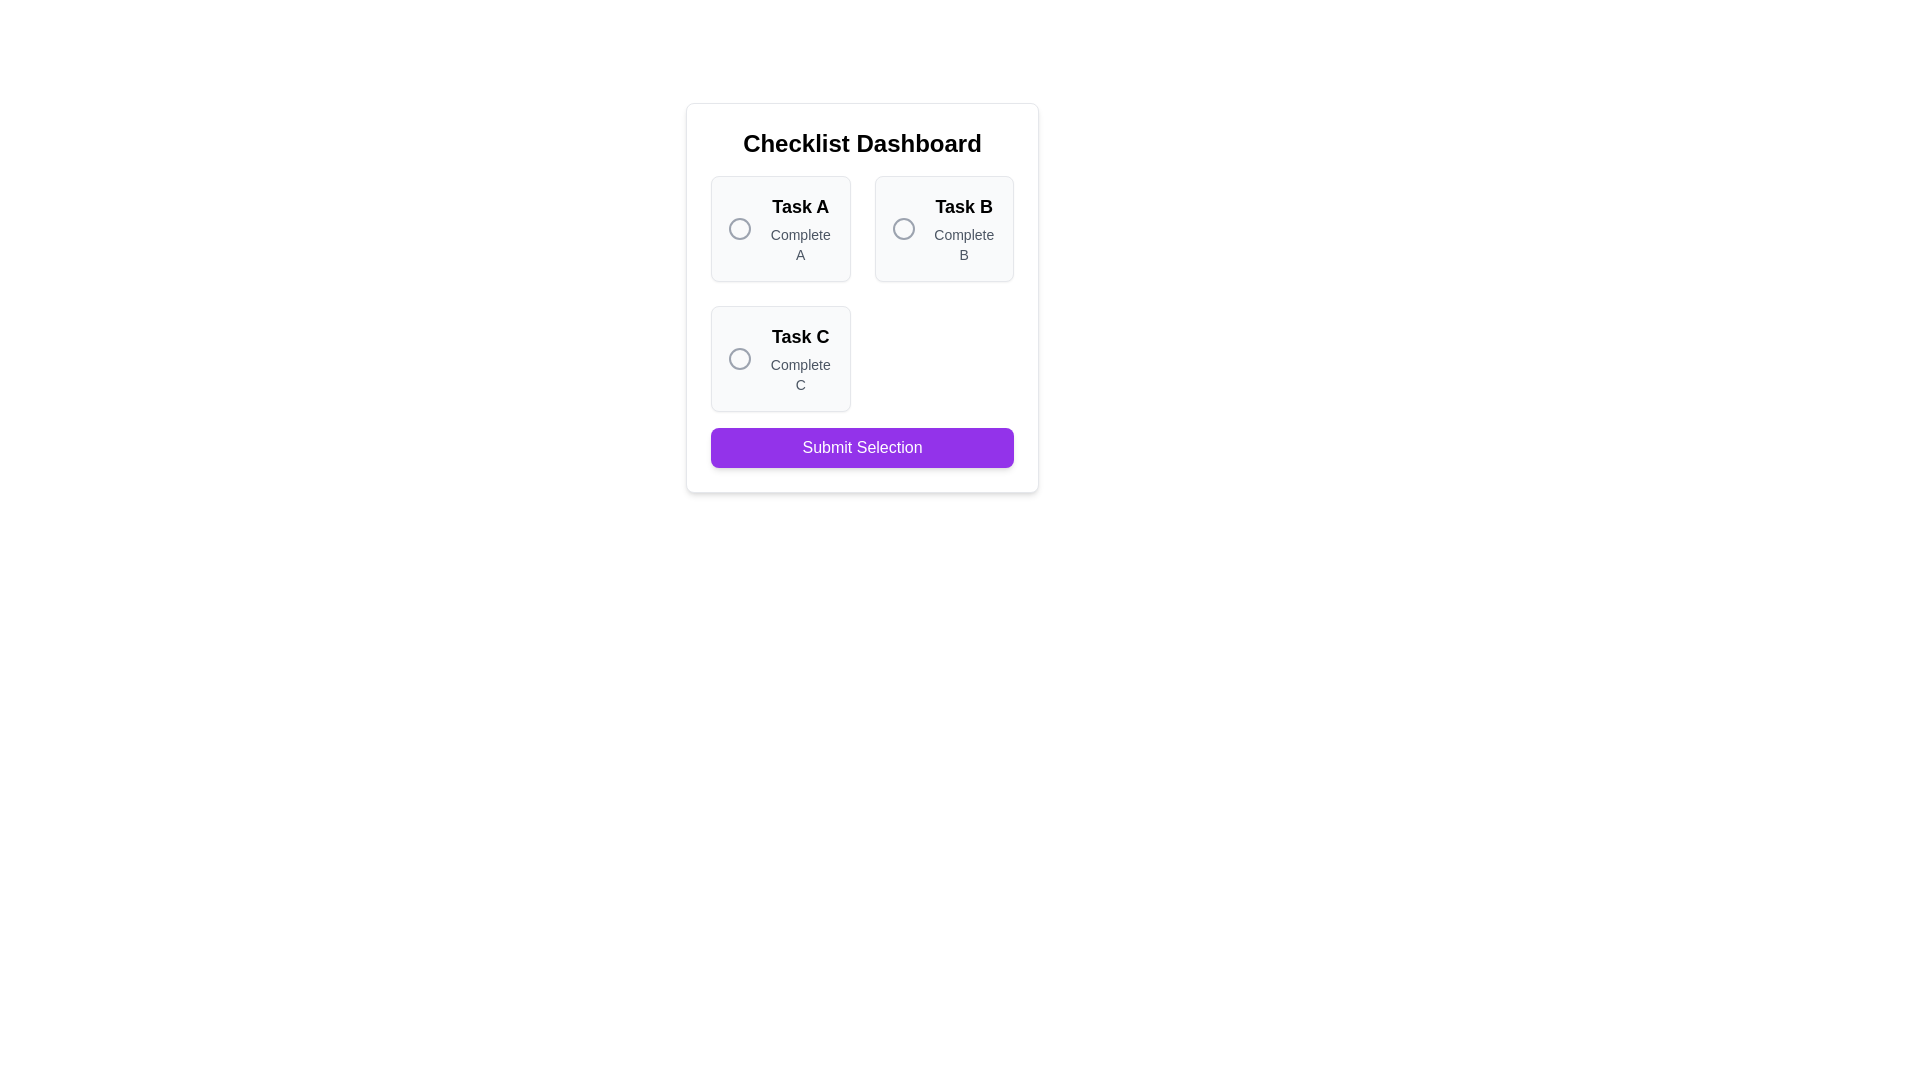 The width and height of the screenshot is (1920, 1080). What do you see at coordinates (800, 335) in the screenshot?
I see `the text label for 'Task C', which is the third task item in the checklist section, positioned between 'Task B' and the 'Submit Selection' button` at bounding box center [800, 335].